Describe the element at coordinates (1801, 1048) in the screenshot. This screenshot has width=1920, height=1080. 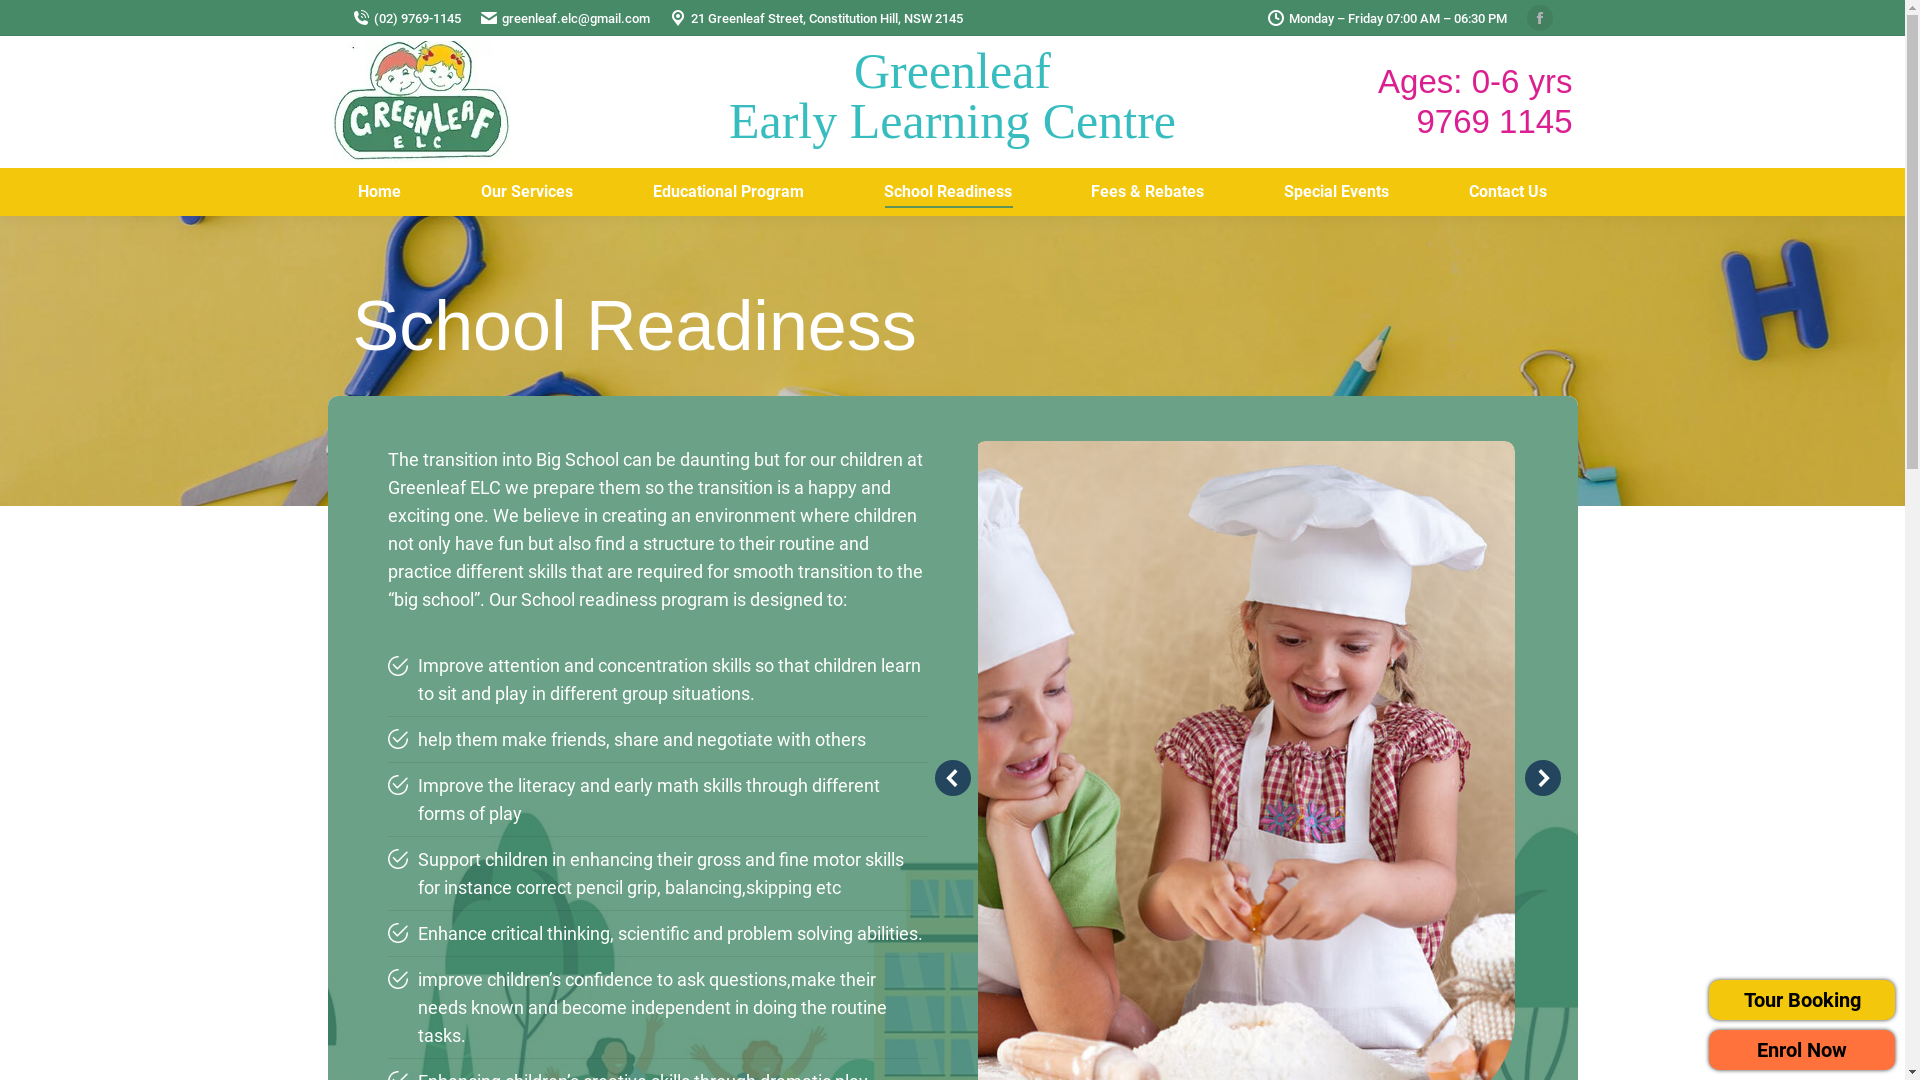
I see `'Enrol Now'` at that location.